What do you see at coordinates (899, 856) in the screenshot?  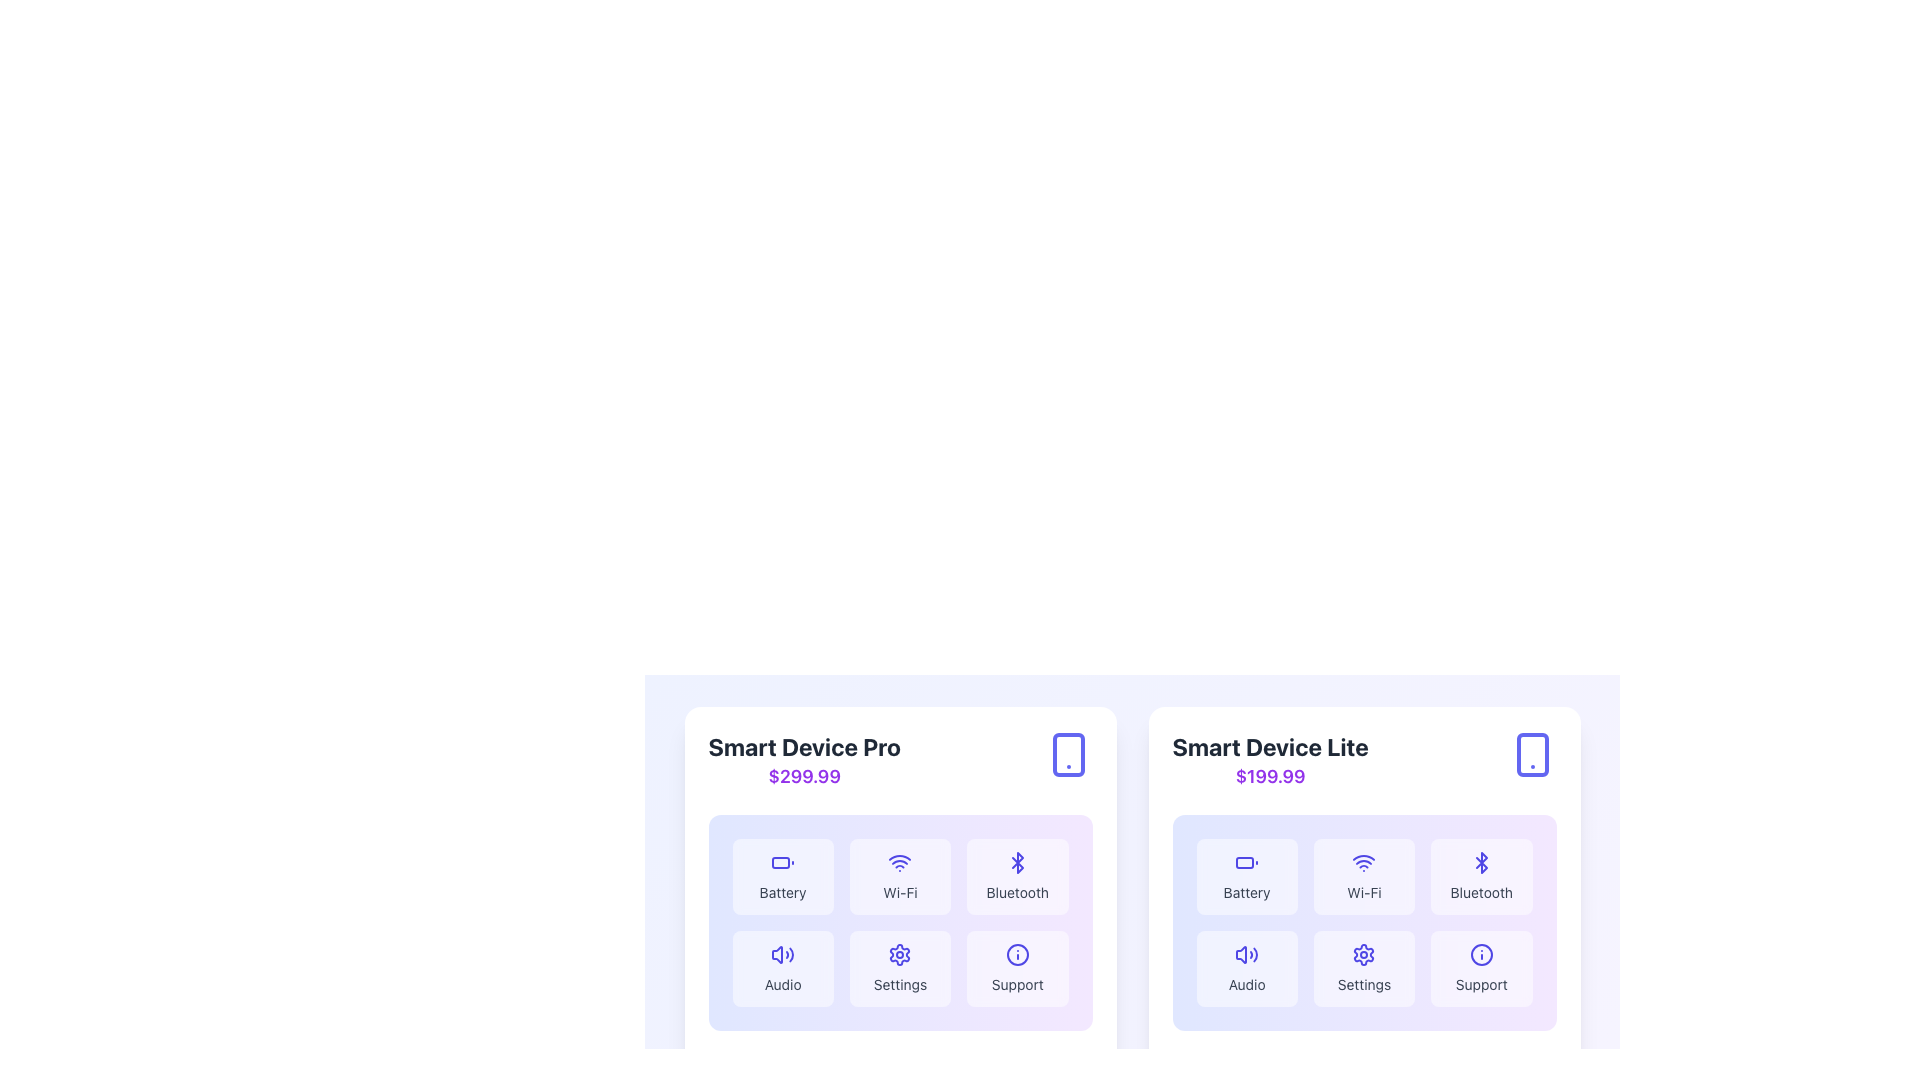 I see `the second arc of the Wi-Fi icon, which resembles a curved line indicating connectivity` at bounding box center [899, 856].